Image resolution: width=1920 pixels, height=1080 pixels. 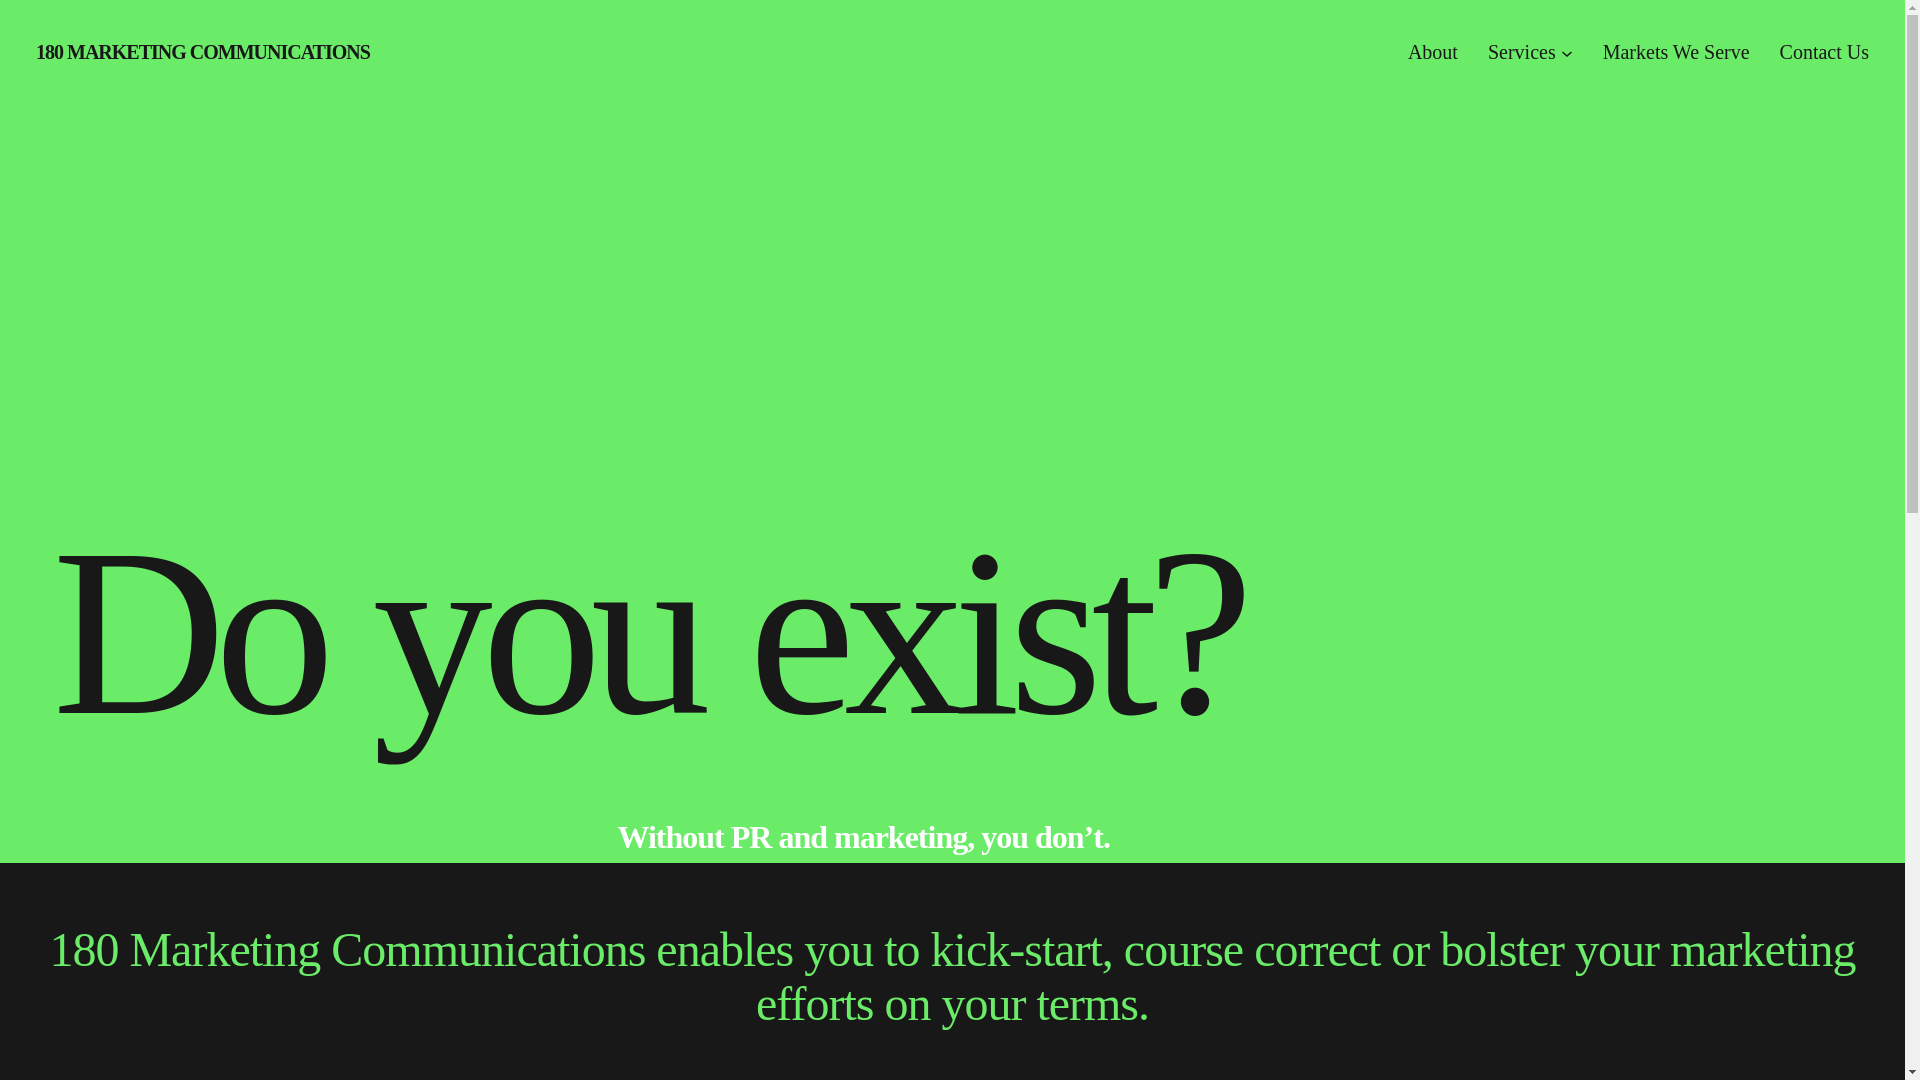 I want to click on '180 MARKETING COMMUNICATIONS', so click(x=202, y=50).